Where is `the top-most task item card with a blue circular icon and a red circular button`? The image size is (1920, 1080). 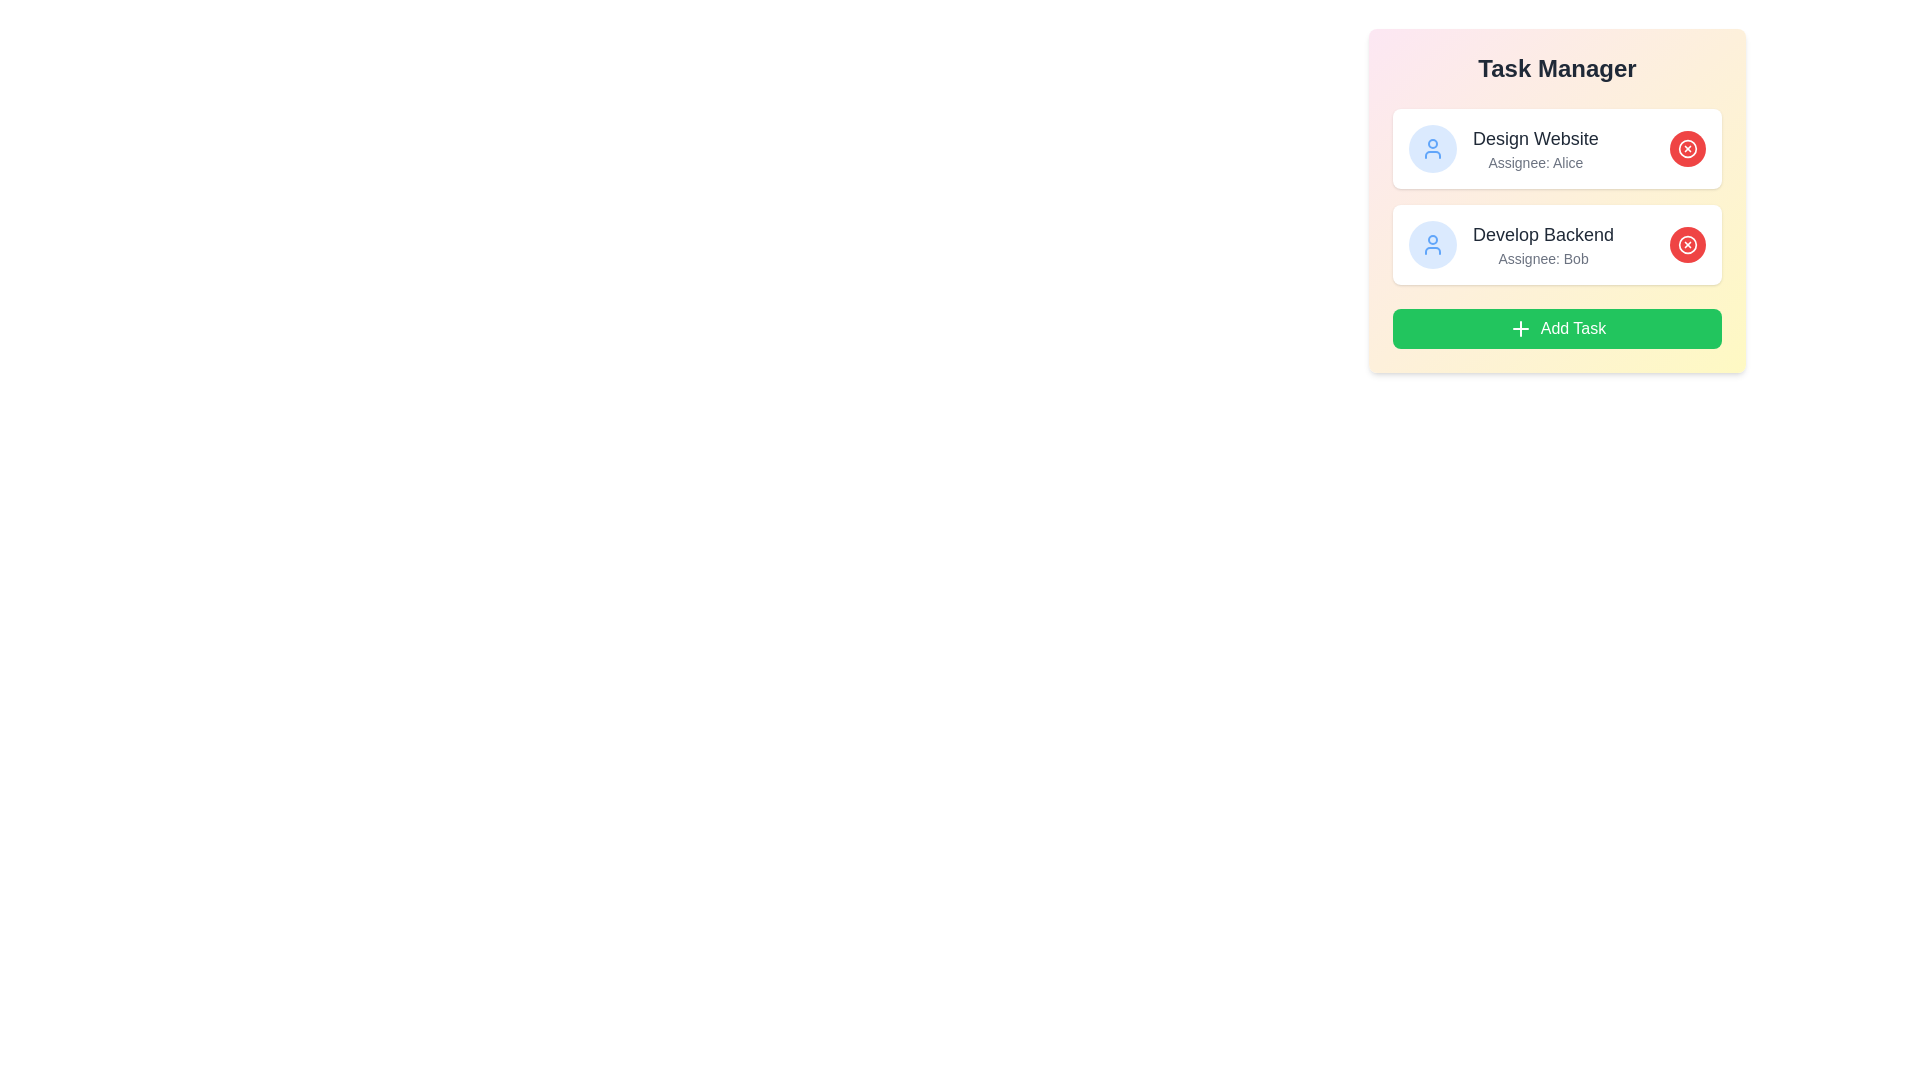
the top-most task item card with a blue circular icon and a red circular button is located at coordinates (1556, 148).